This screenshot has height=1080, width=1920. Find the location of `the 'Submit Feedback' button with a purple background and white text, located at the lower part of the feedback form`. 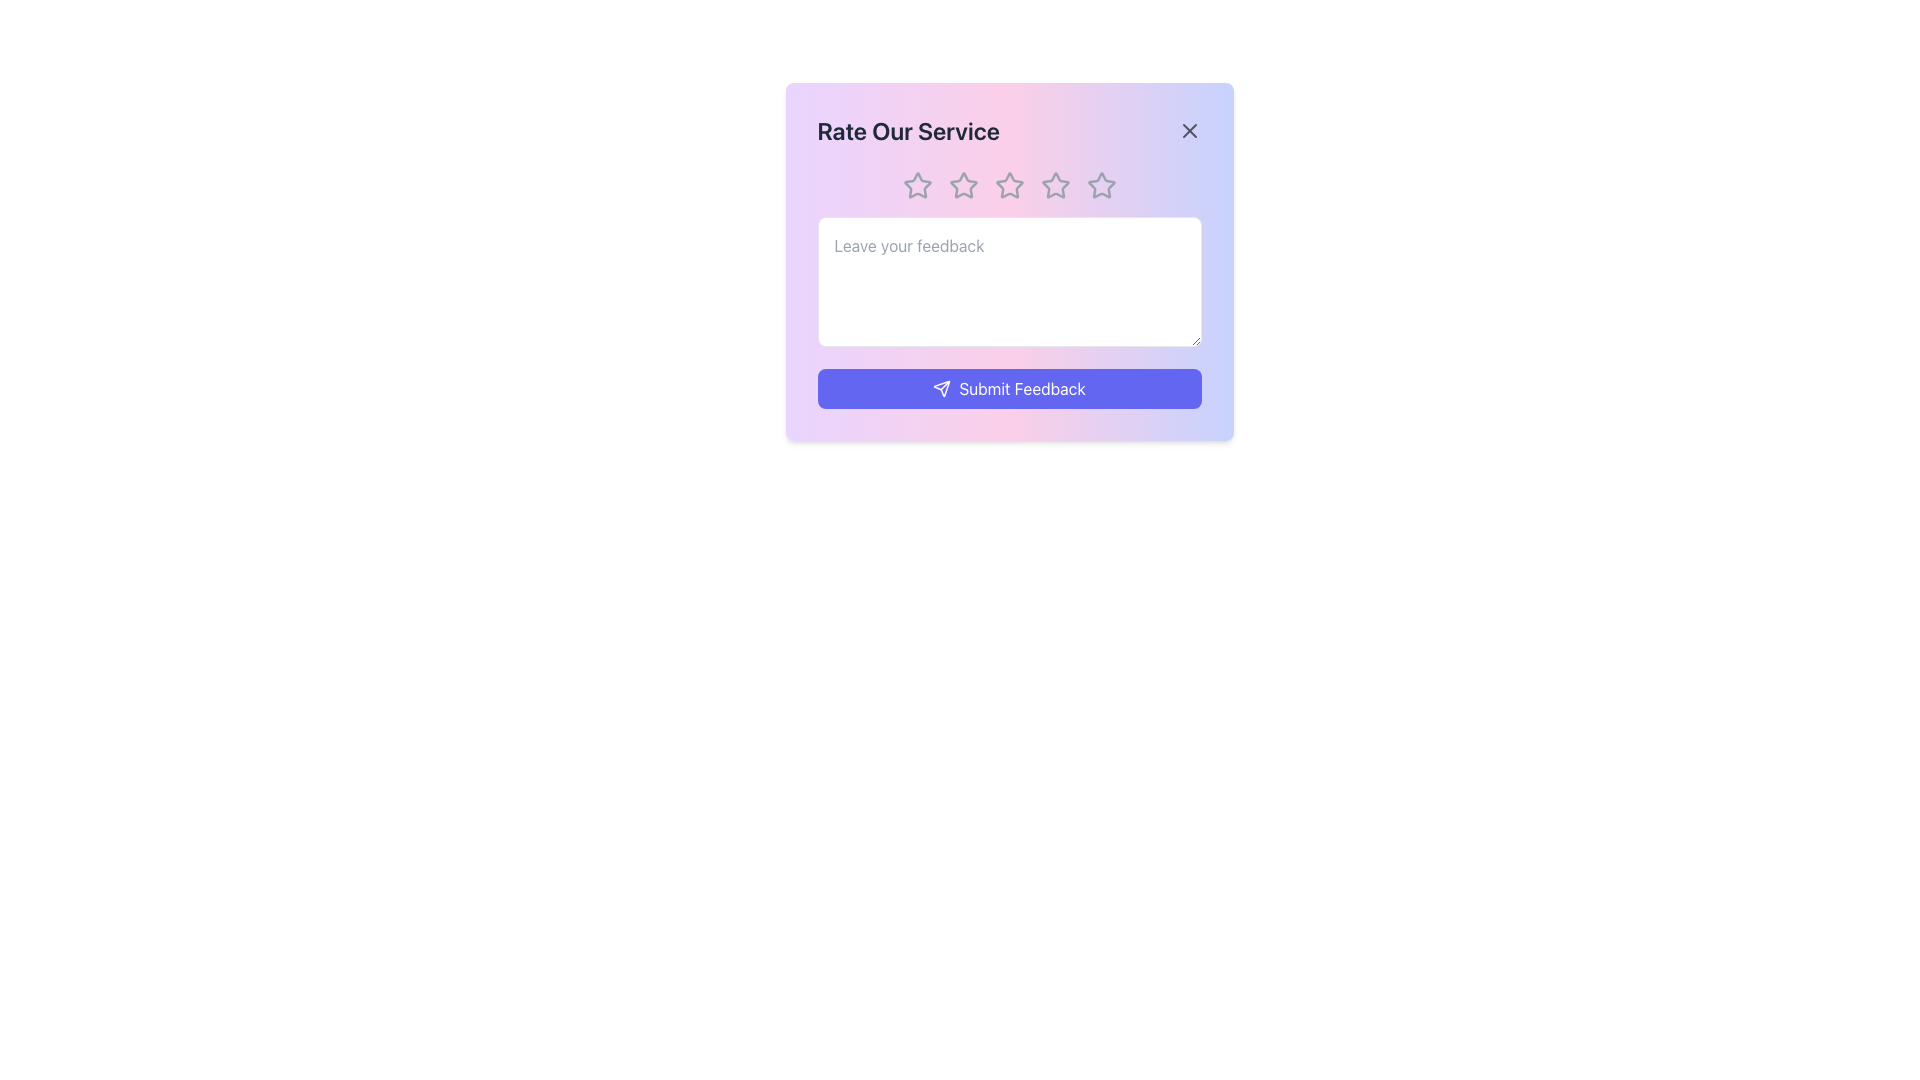

the 'Submit Feedback' button with a purple background and white text, located at the lower part of the feedback form is located at coordinates (1009, 389).